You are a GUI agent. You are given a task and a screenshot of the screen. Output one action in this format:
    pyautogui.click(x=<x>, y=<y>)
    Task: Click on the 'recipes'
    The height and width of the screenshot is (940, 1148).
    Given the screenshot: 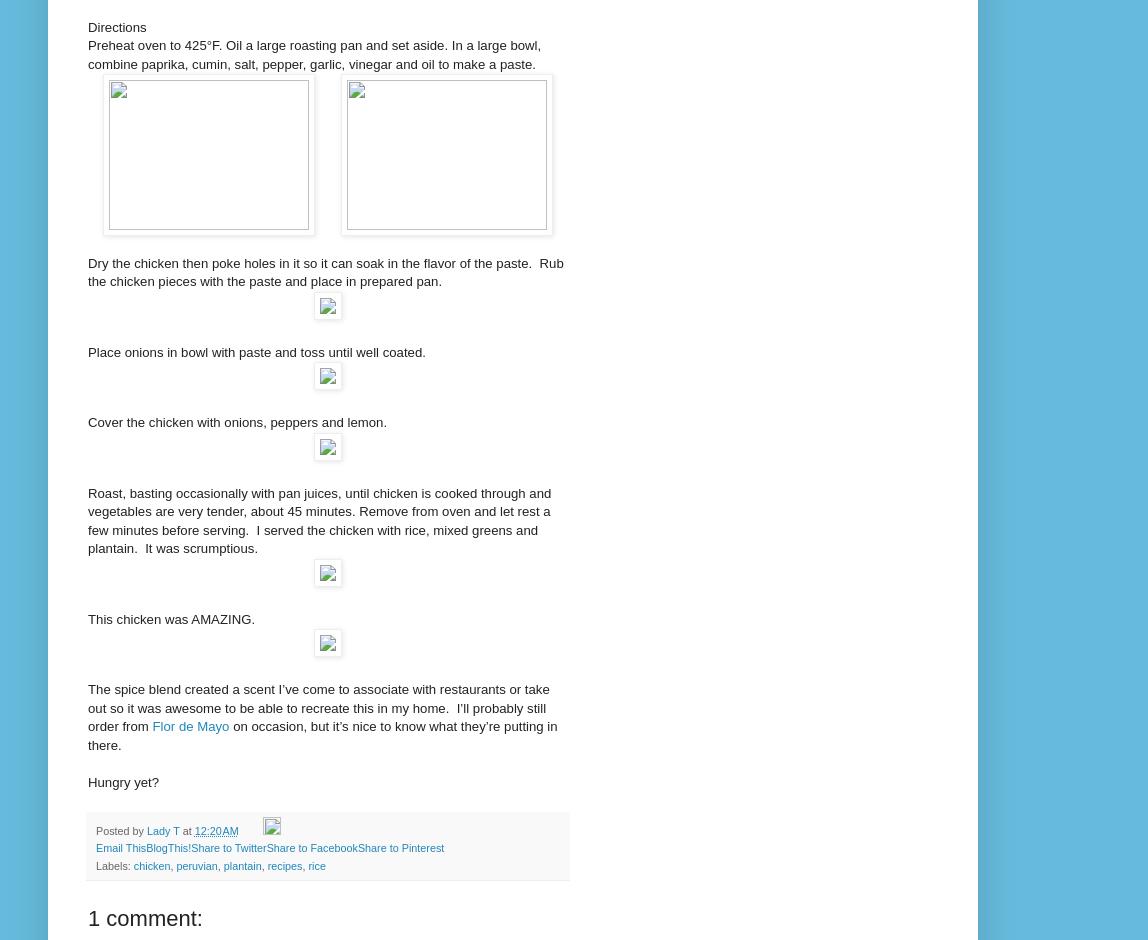 What is the action you would take?
    pyautogui.click(x=284, y=864)
    